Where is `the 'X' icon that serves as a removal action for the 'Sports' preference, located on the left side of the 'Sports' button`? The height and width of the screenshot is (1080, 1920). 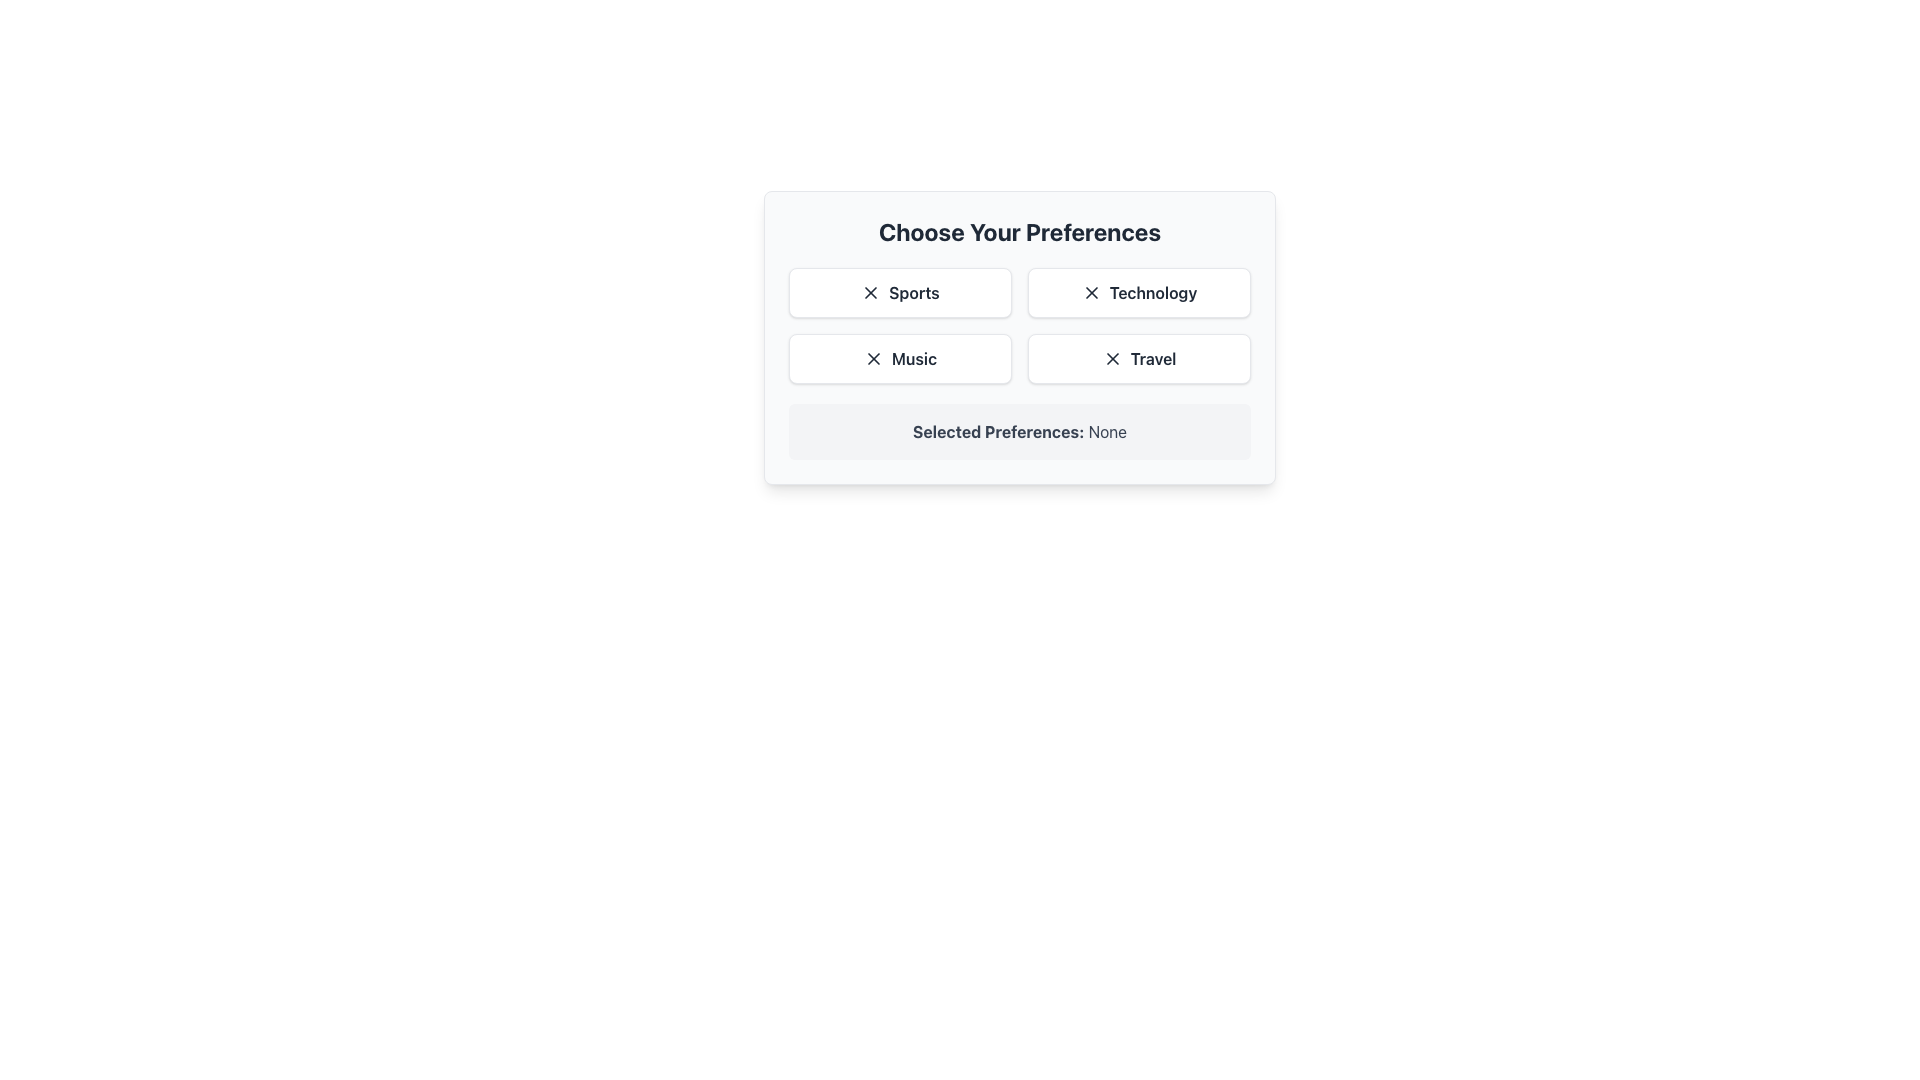 the 'X' icon that serves as a removal action for the 'Sports' preference, located on the left side of the 'Sports' button is located at coordinates (871, 293).